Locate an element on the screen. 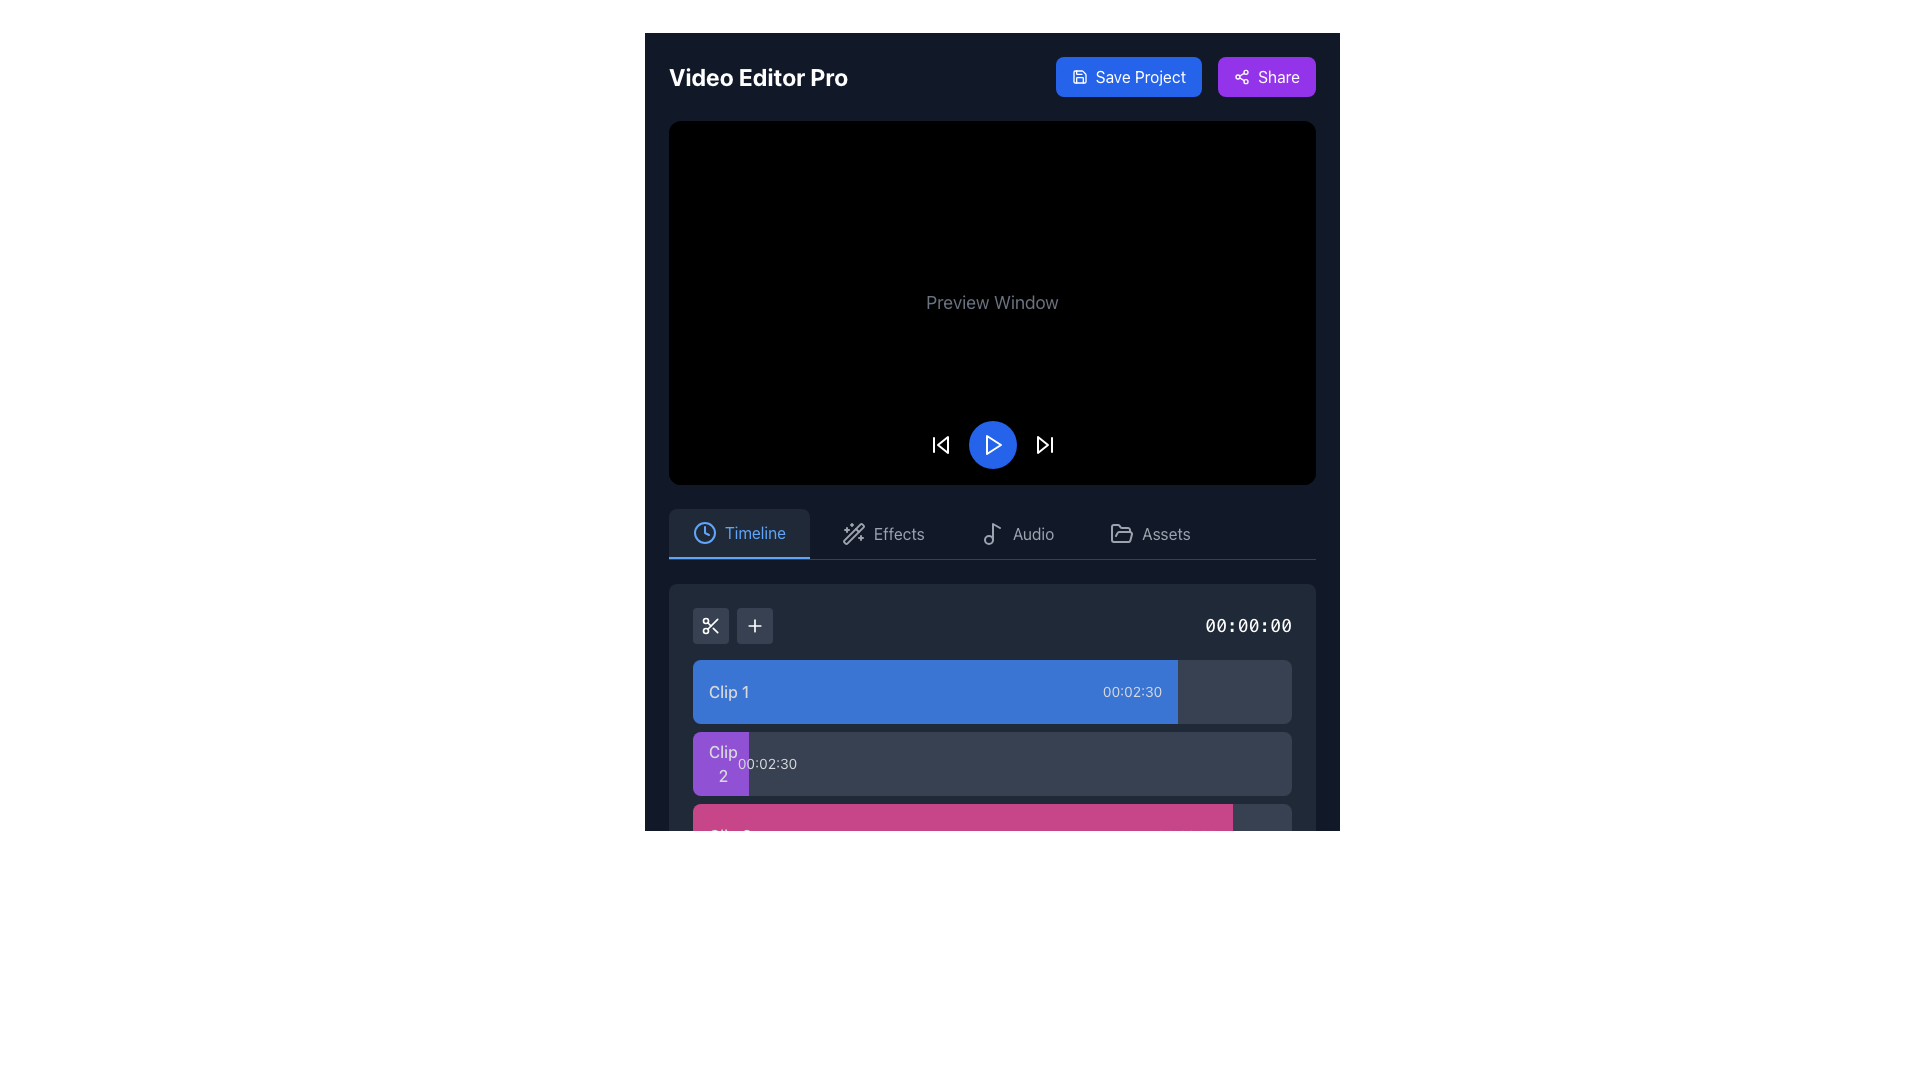 The image size is (1920, 1080). the 'Timeline' button, which is the first button in the navigation bar located beneath the preview window is located at coordinates (738, 532).